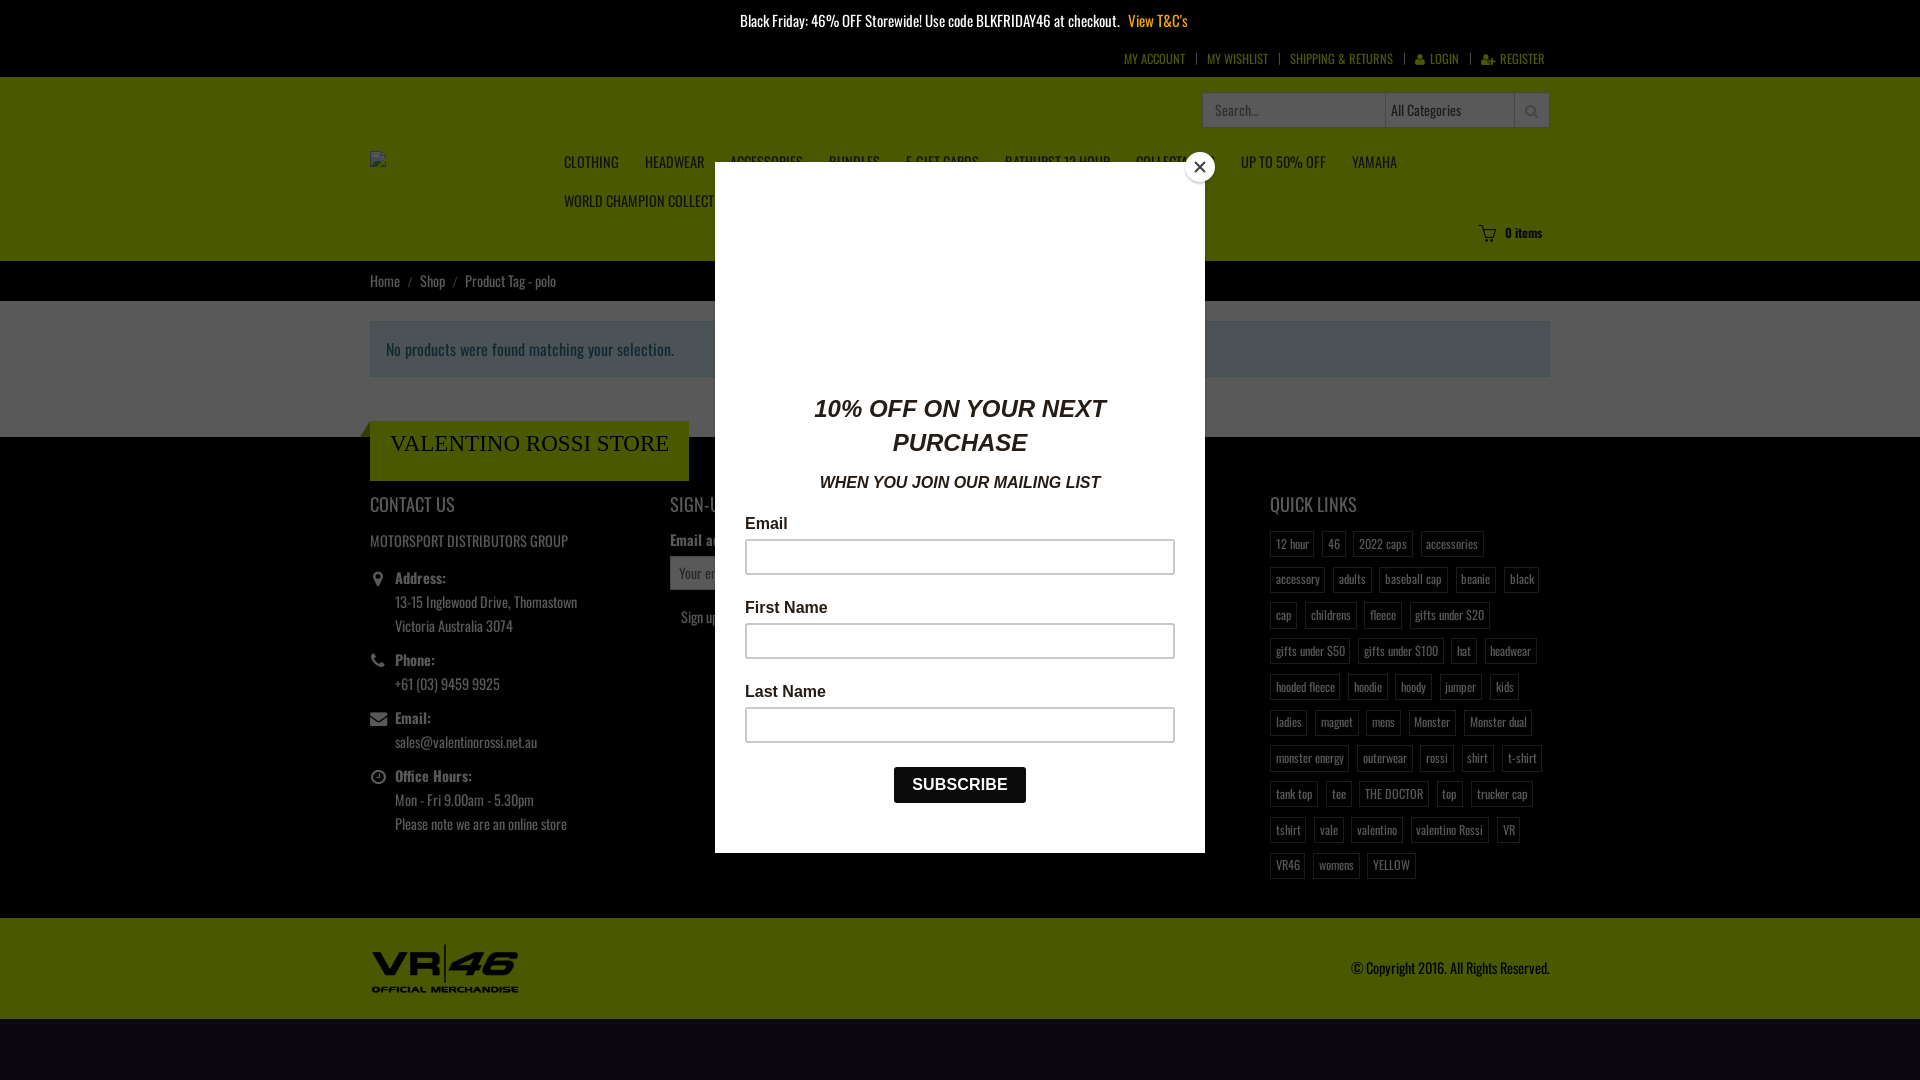 The image size is (1920, 1080). What do you see at coordinates (1476, 579) in the screenshot?
I see `'beanie'` at bounding box center [1476, 579].